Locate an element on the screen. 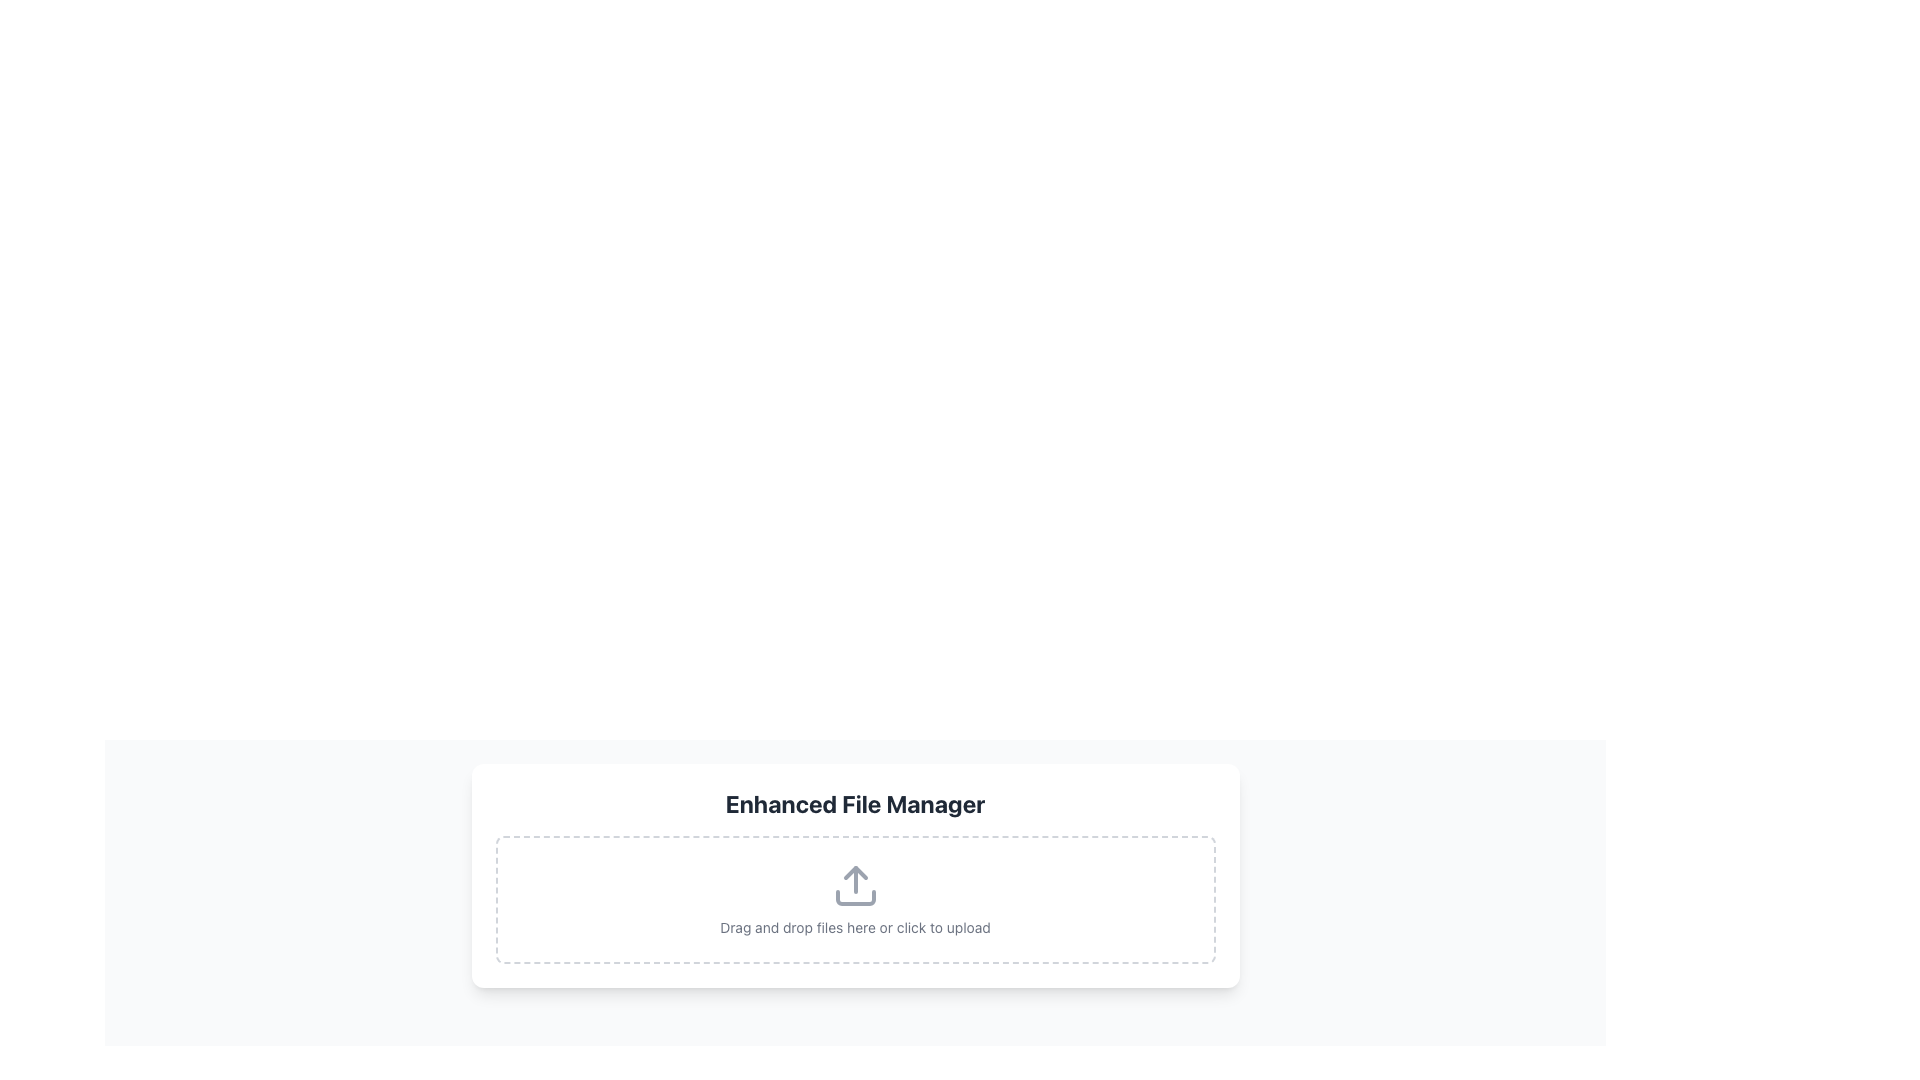 The height and width of the screenshot is (1080, 1920). files onto the File Upload Dropzone, which is a rectangular area with an upload icon and descriptive text is located at coordinates (855, 898).